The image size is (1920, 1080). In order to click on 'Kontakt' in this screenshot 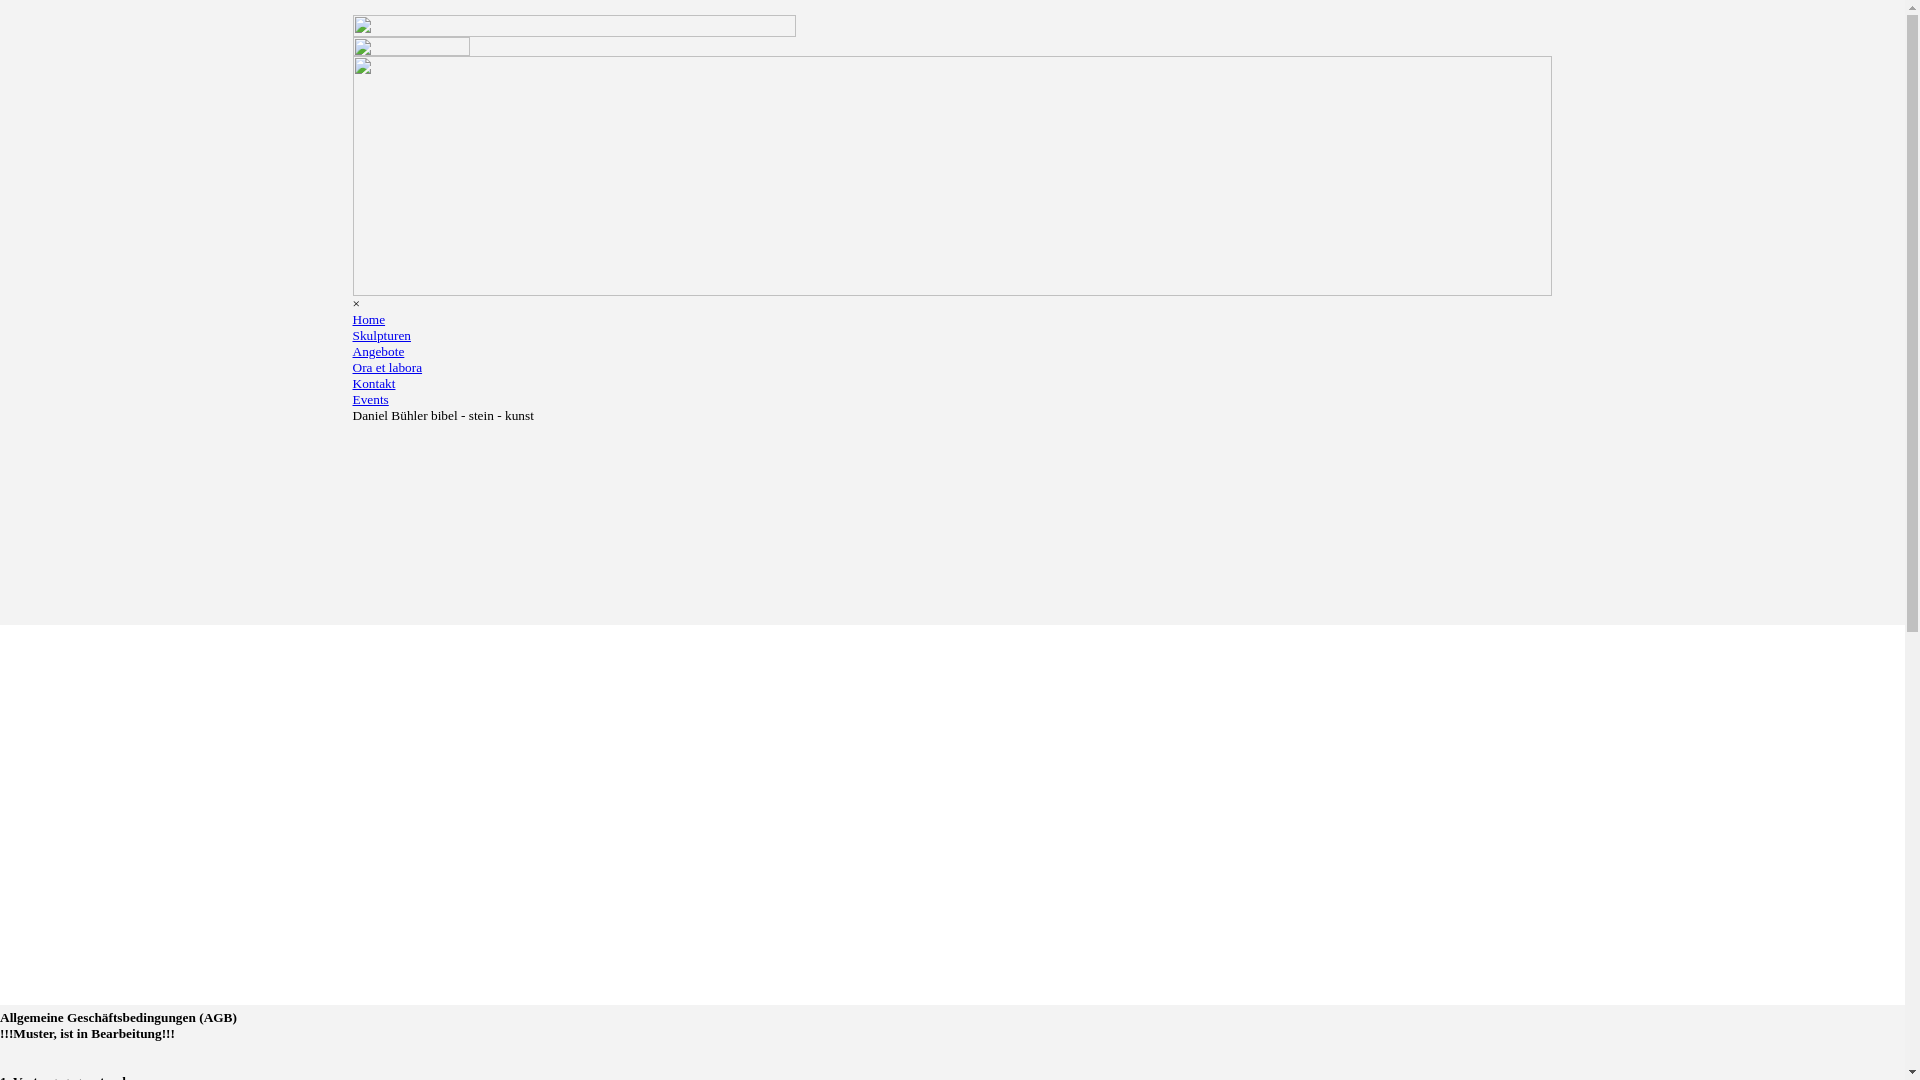, I will do `click(373, 383)`.